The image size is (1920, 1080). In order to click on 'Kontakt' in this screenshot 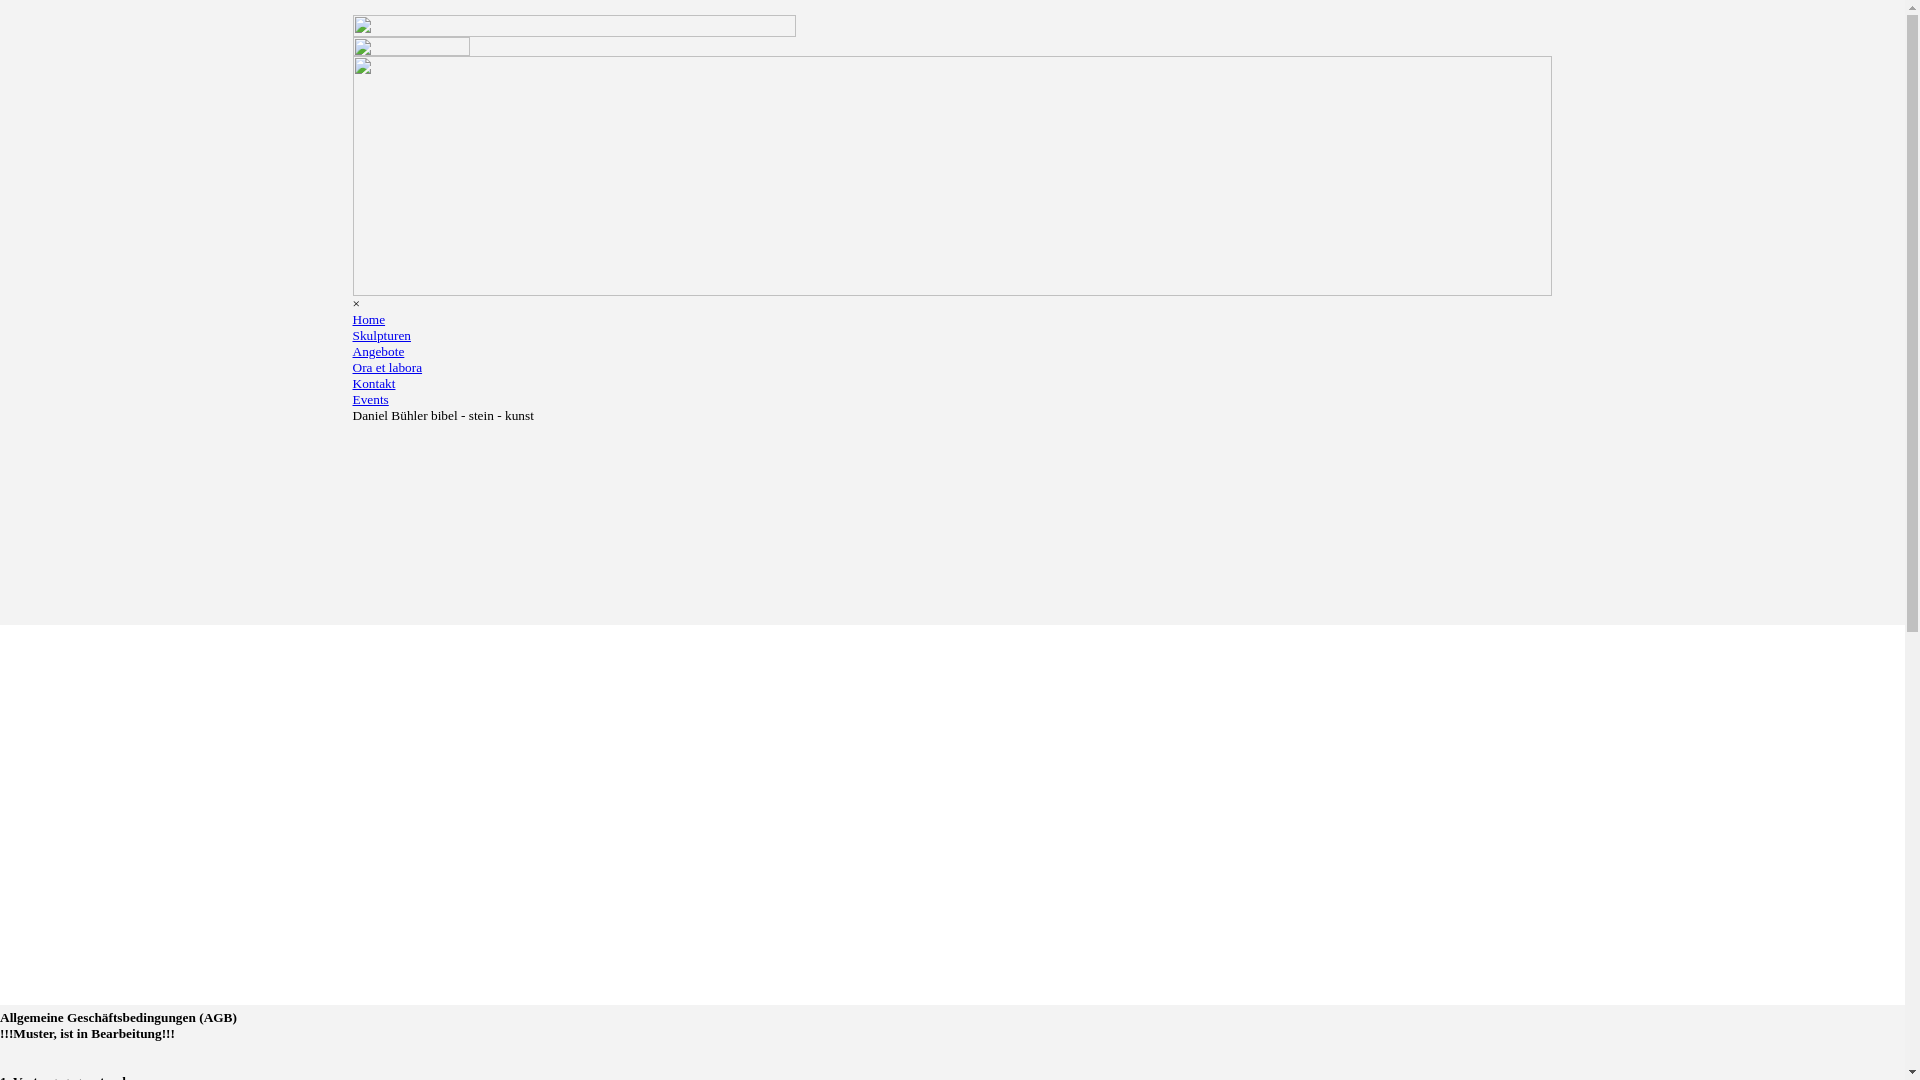, I will do `click(373, 383)`.